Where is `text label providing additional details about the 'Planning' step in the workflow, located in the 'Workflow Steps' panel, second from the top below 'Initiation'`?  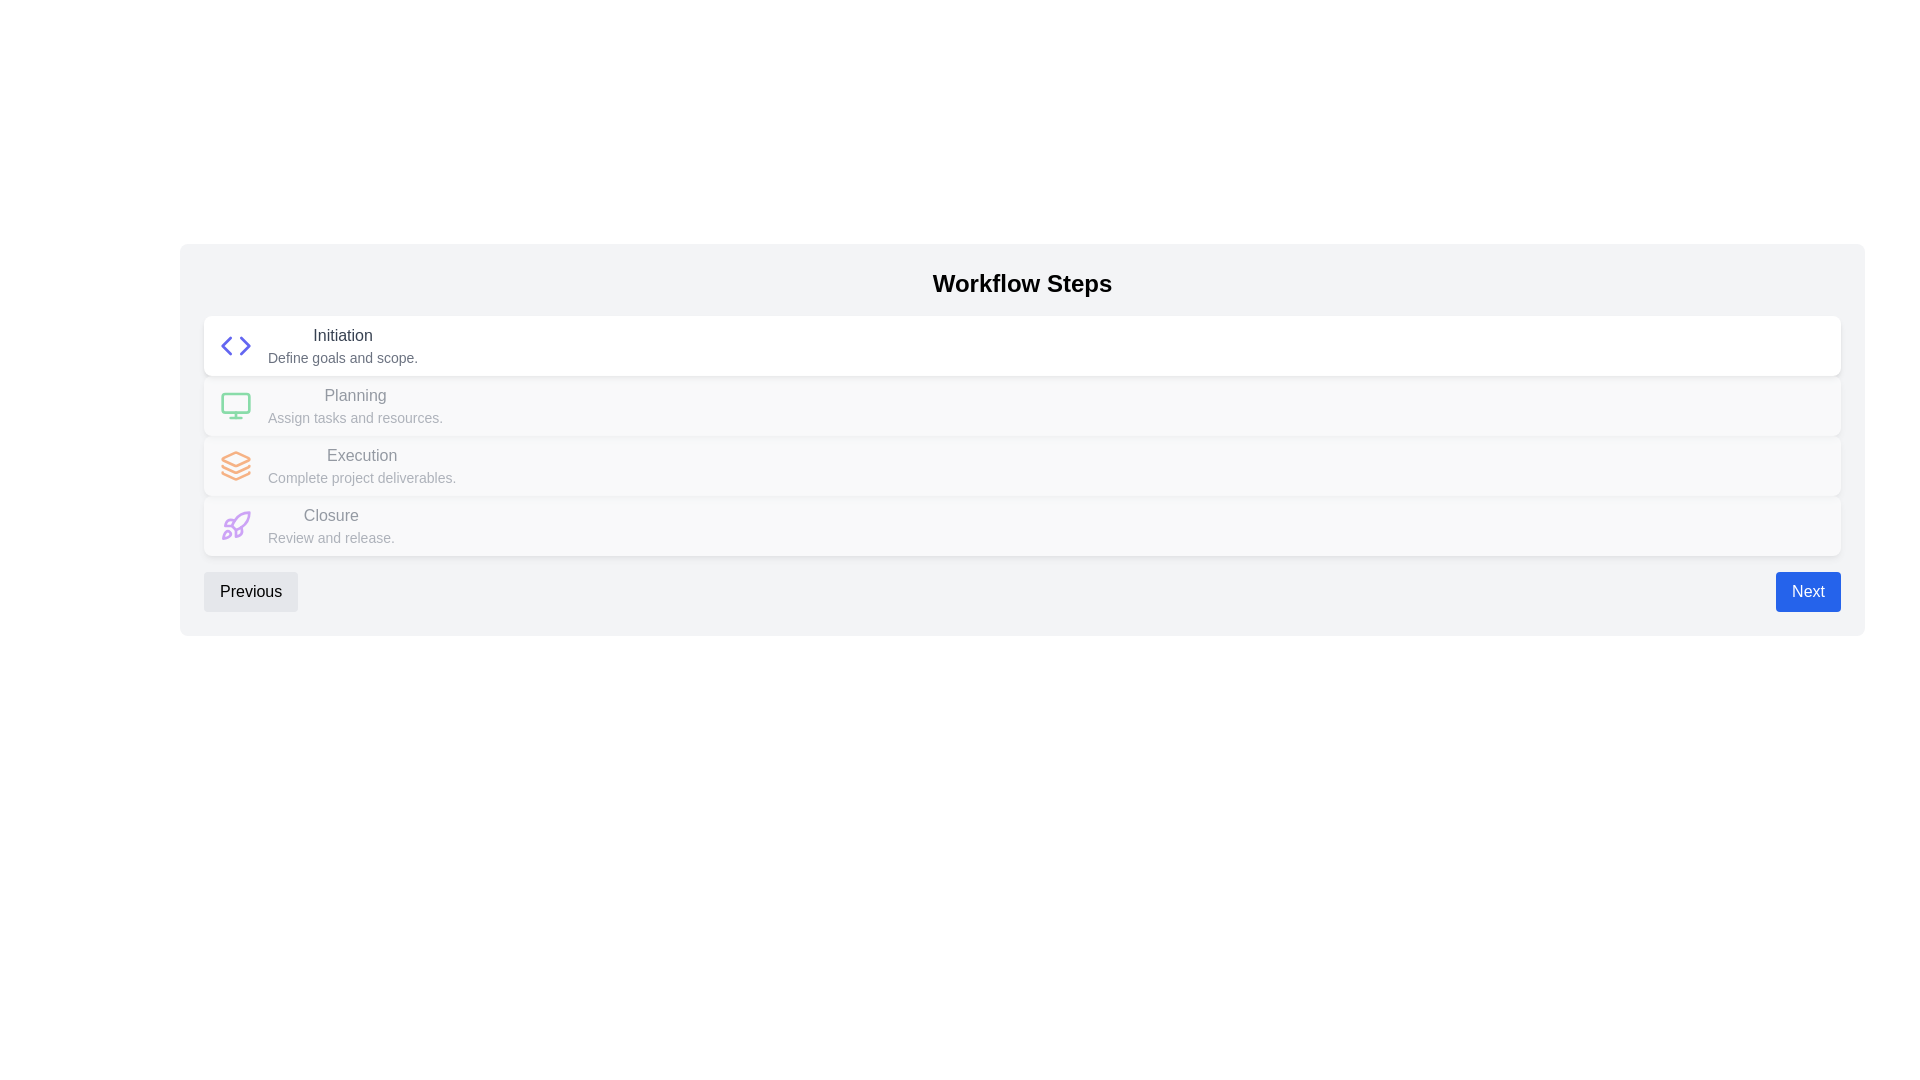
text label providing additional details about the 'Planning' step in the workflow, located in the 'Workflow Steps' panel, second from the top below 'Initiation' is located at coordinates (355, 416).